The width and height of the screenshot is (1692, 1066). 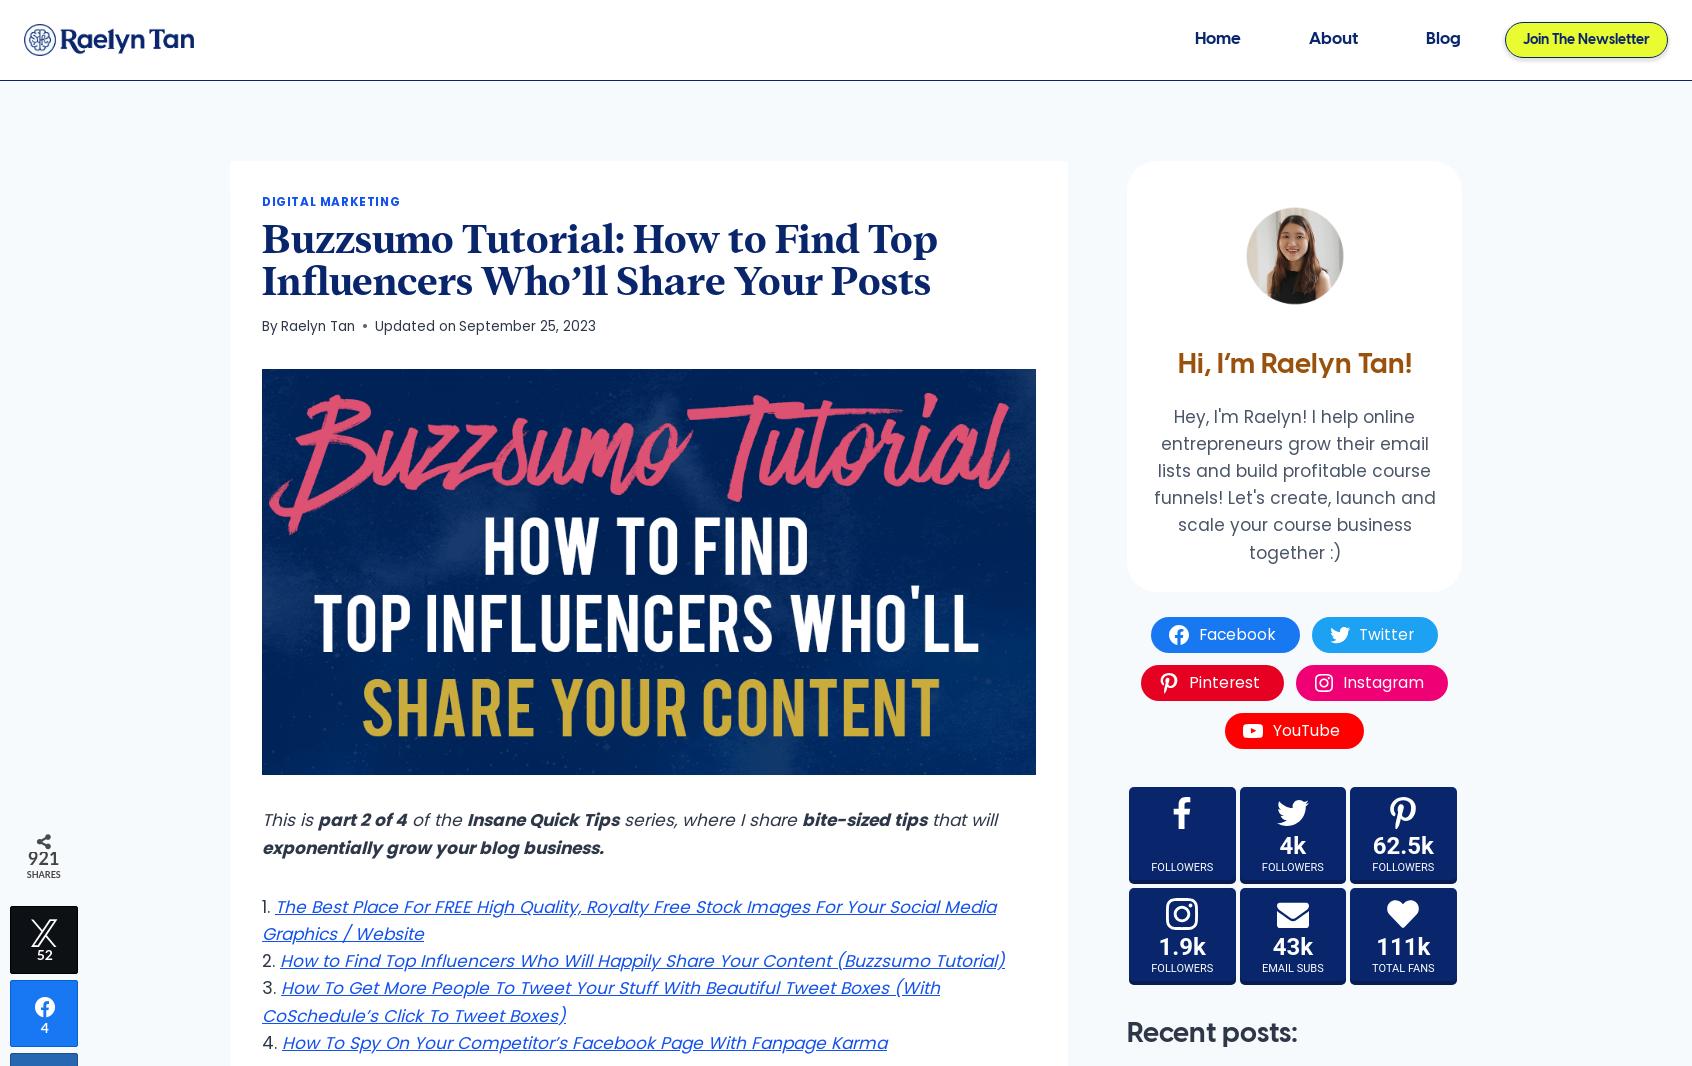 I want to click on '4.', so click(x=272, y=1042).